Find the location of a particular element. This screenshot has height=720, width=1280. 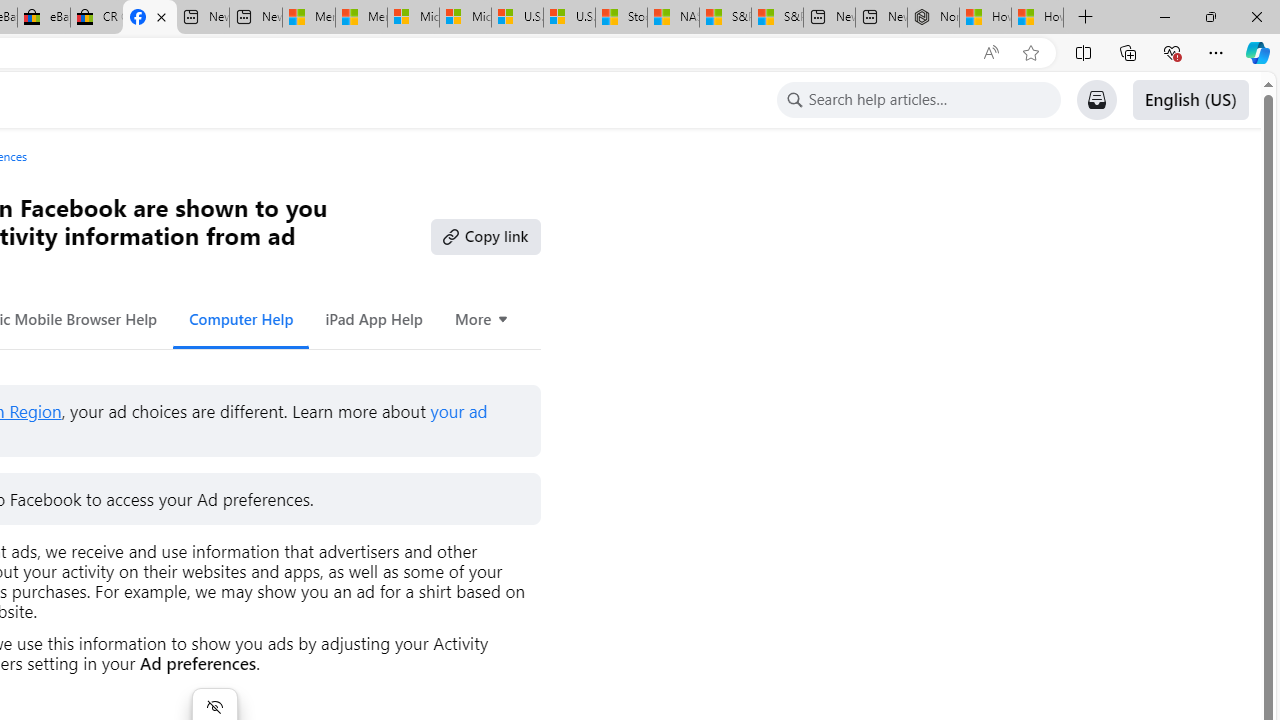

'Copy link' is located at coordinates (485, 235).